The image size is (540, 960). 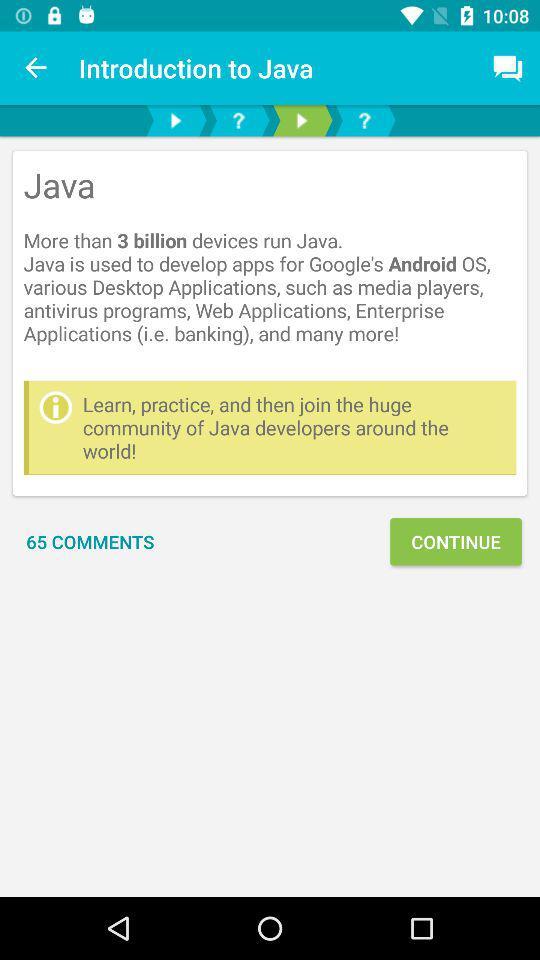 I want to click on learn practice and item, so click(x=293, y=427).